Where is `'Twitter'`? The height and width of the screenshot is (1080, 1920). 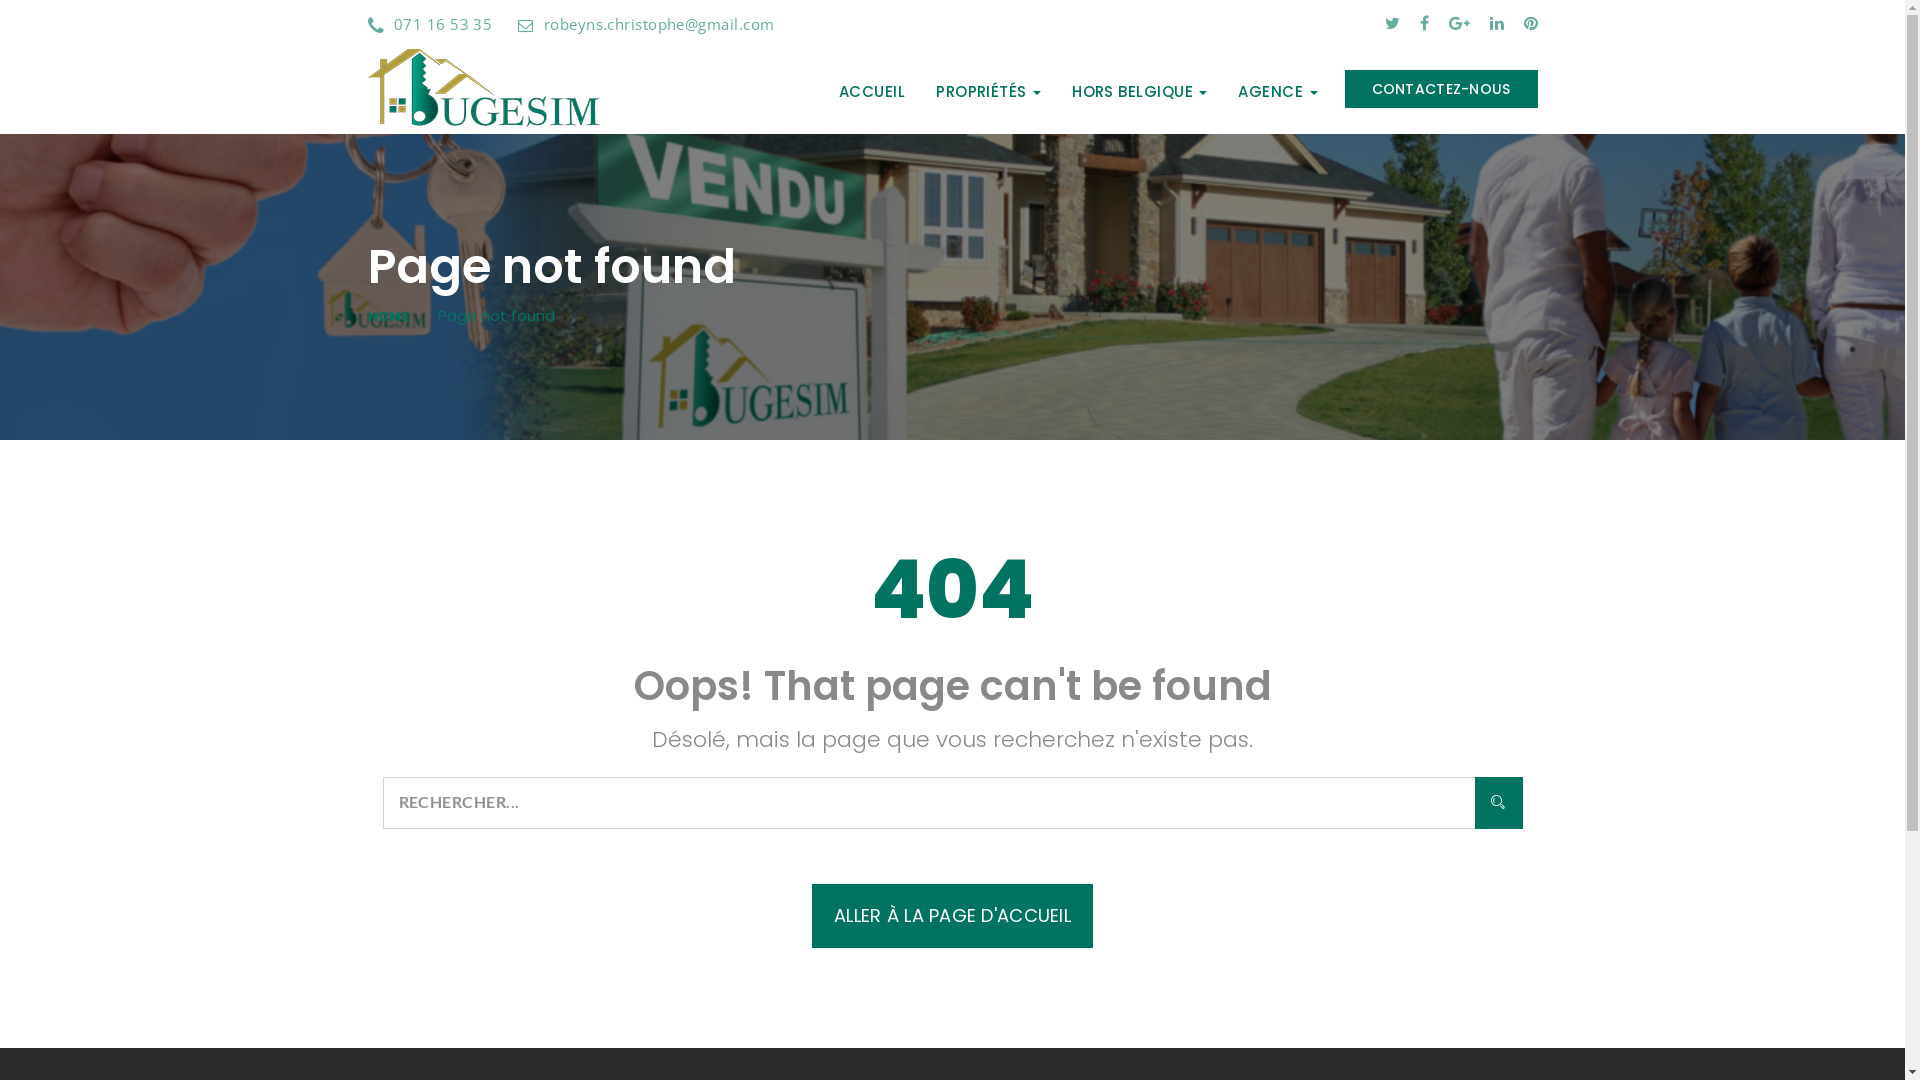
'Twitter' is located at coordinates (1390, 23).